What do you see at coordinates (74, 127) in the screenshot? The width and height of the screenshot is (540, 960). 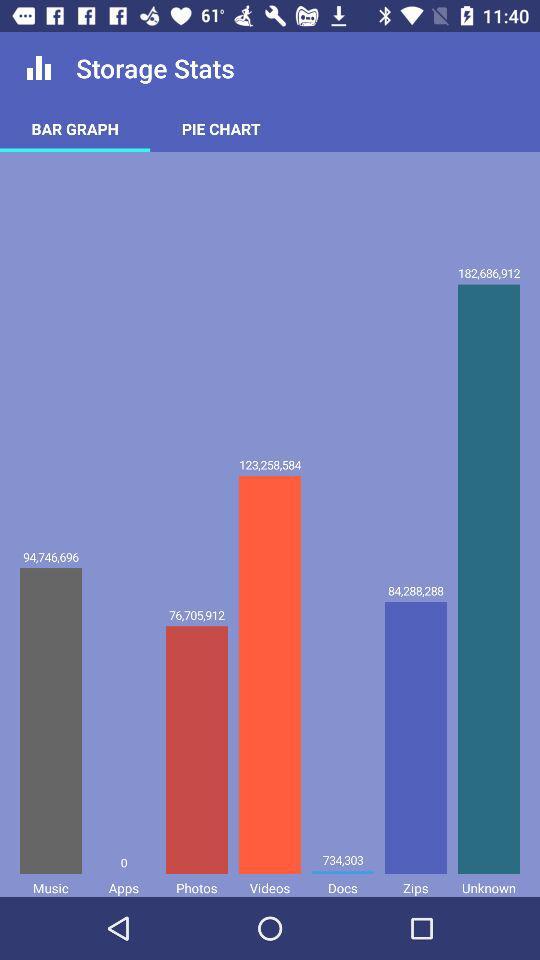 I see `the item next to pie chart` at bounding box center [74, 127].